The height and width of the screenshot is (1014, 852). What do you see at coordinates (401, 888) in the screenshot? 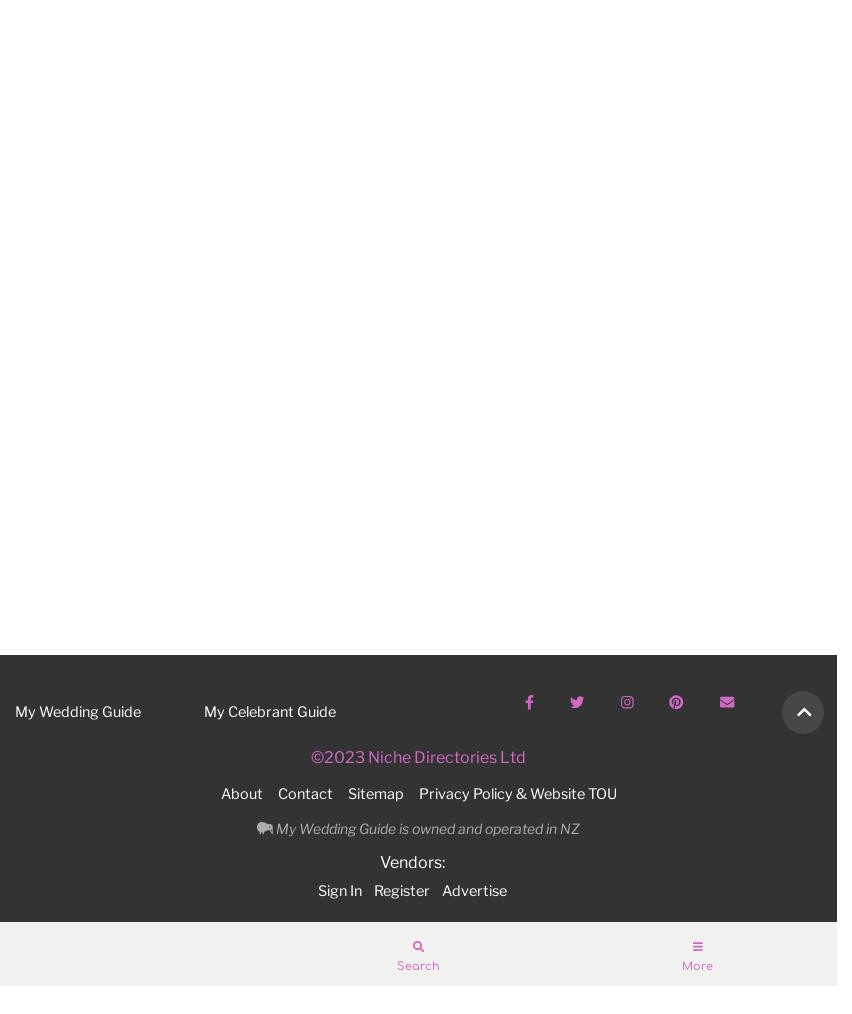
I see `'Register'` at bounding box center [401, 888].